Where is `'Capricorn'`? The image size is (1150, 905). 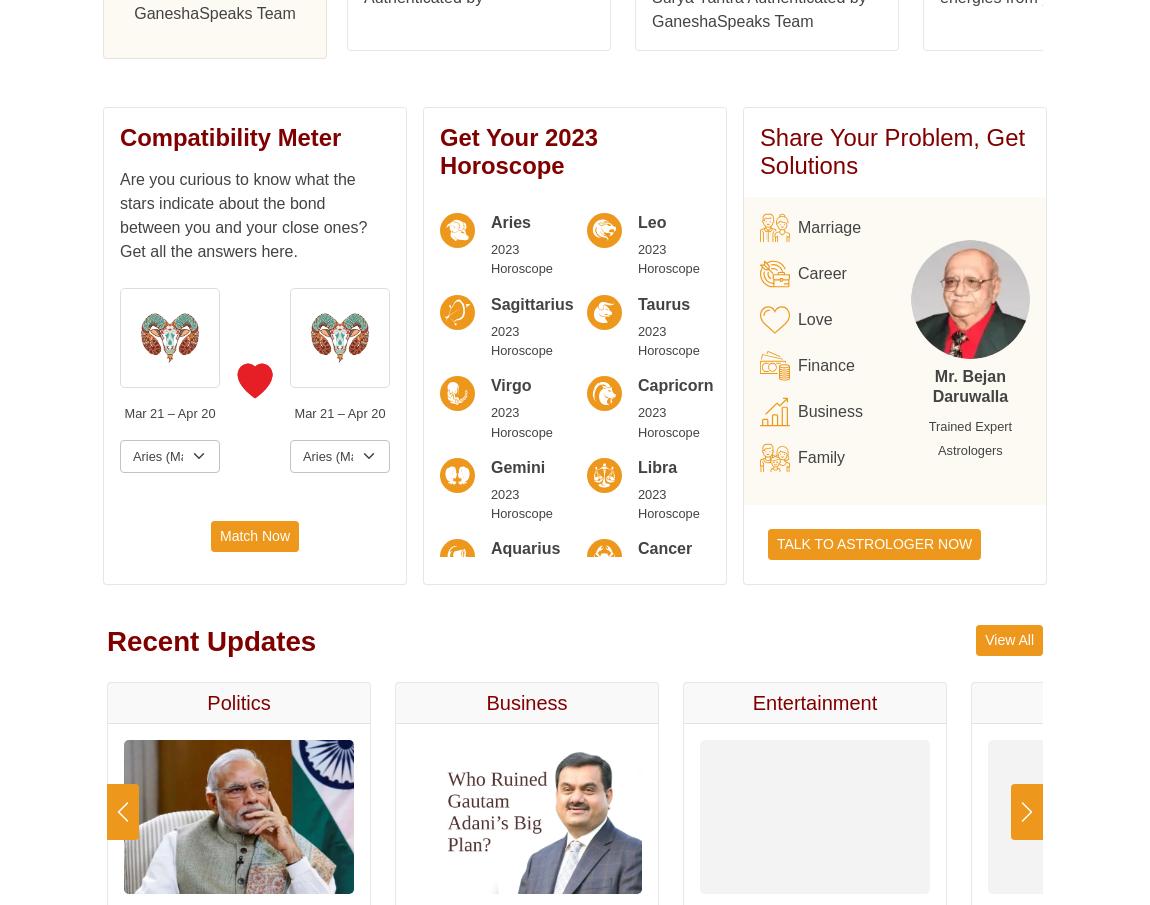 'Capricorn' is located at coordinates (105, 31).